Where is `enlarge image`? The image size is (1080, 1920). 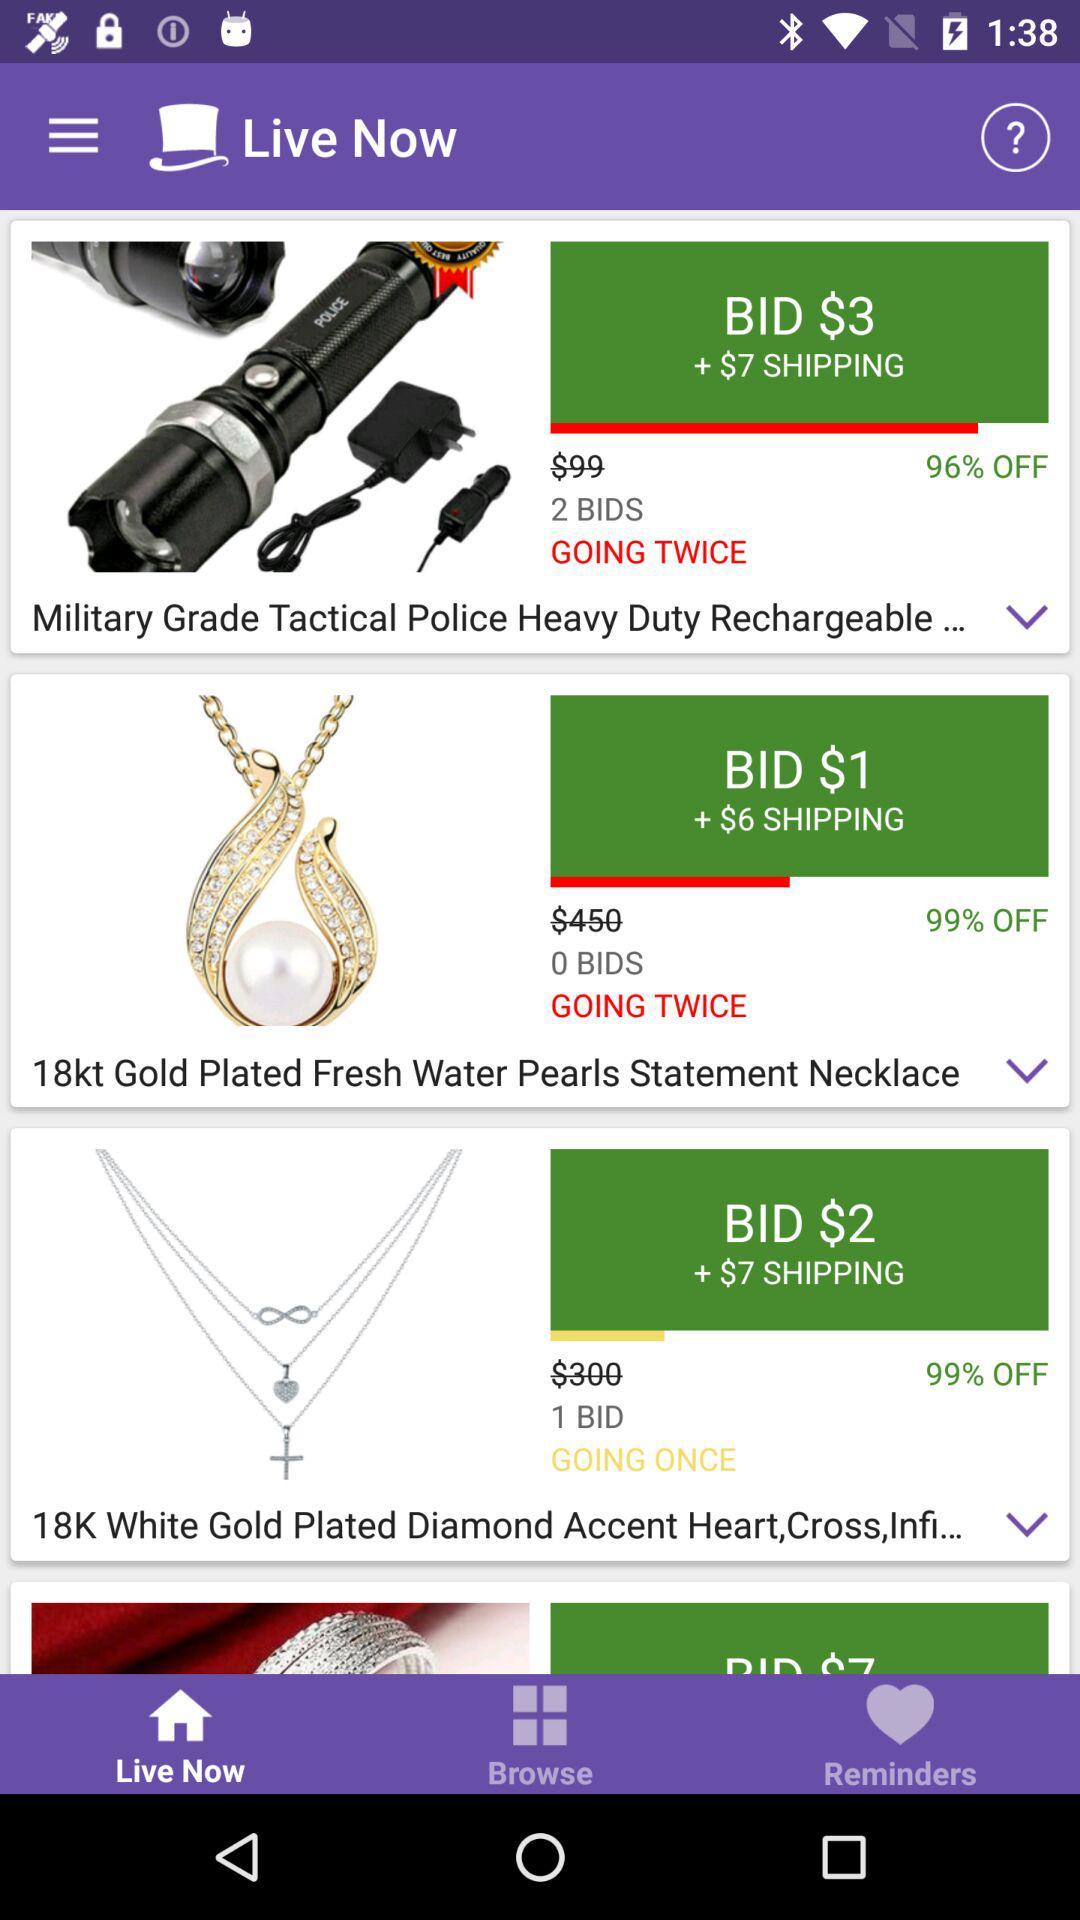
enlarge image is located at coordinates (280, 860).